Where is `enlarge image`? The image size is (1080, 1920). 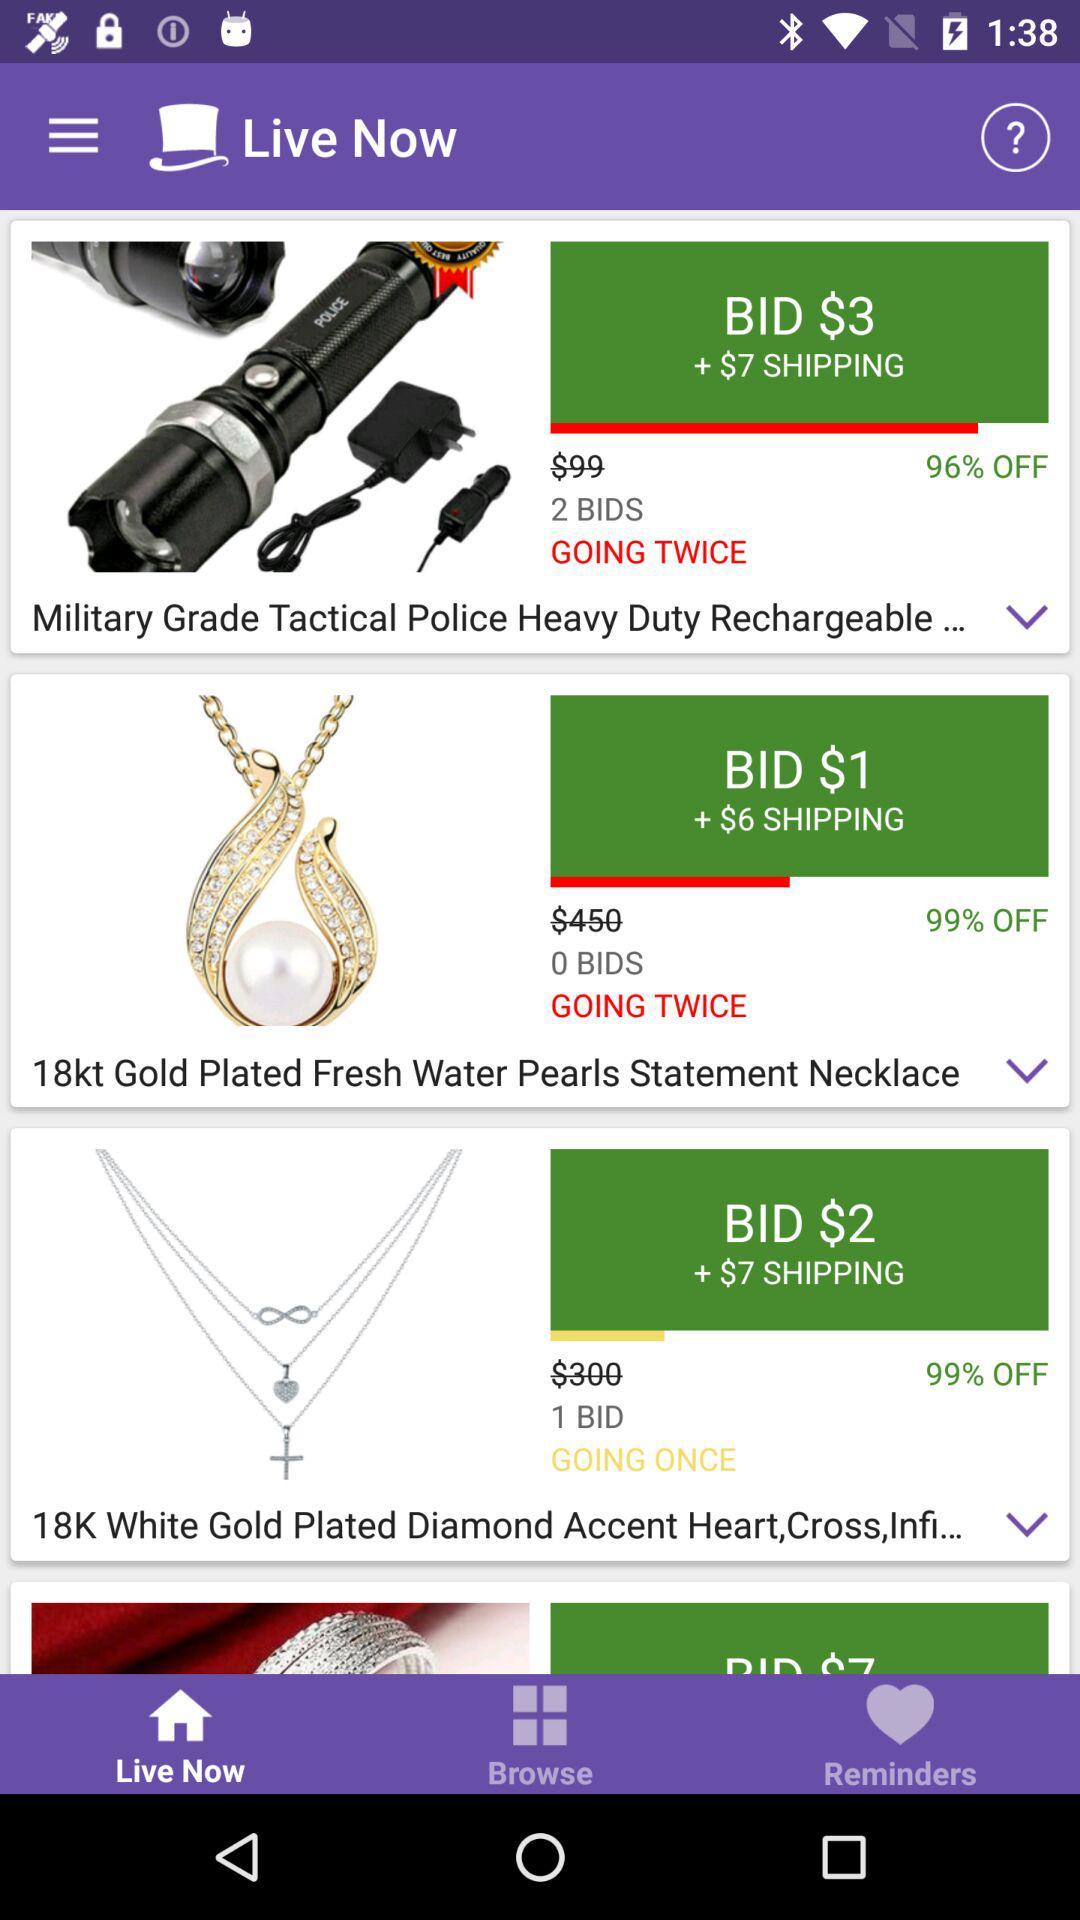
enlarge image is located at coordinates (280, 860).